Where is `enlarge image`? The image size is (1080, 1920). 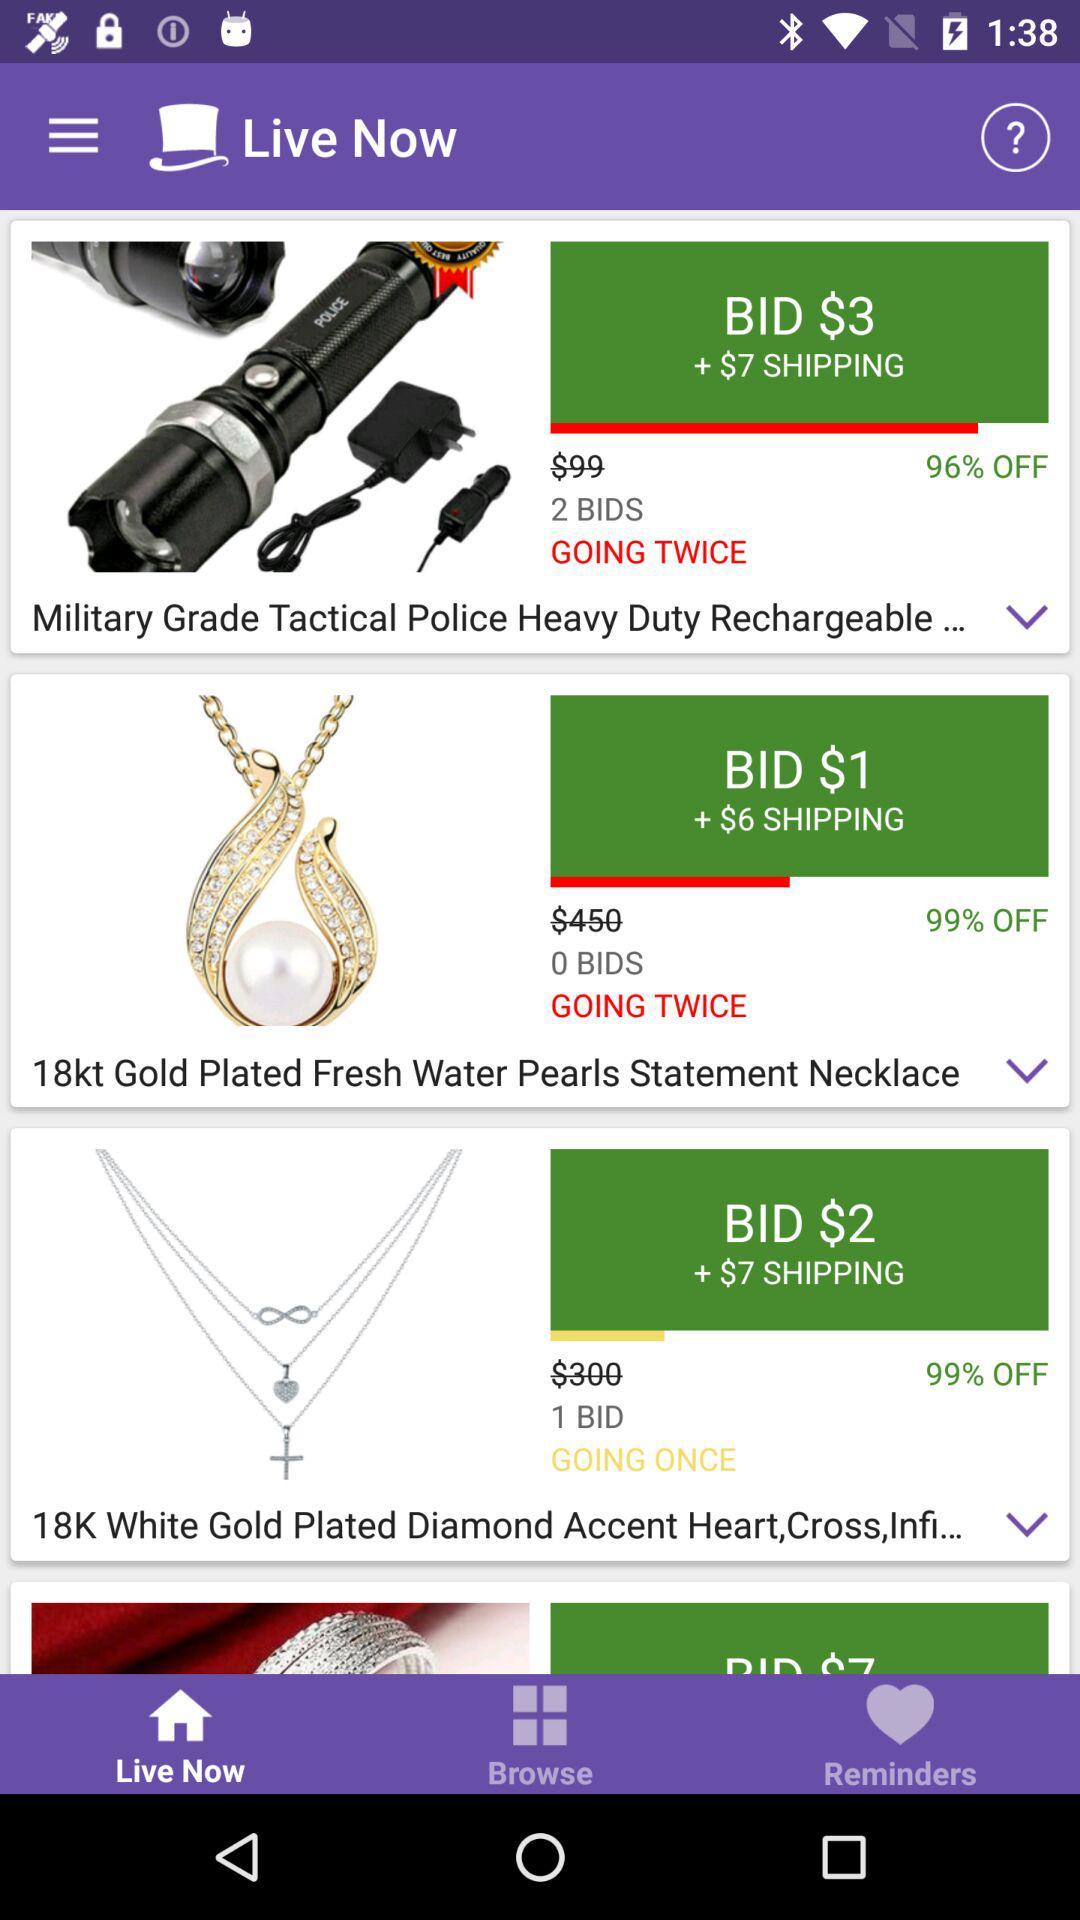
enlarge image is located at coordinates (280, 860).